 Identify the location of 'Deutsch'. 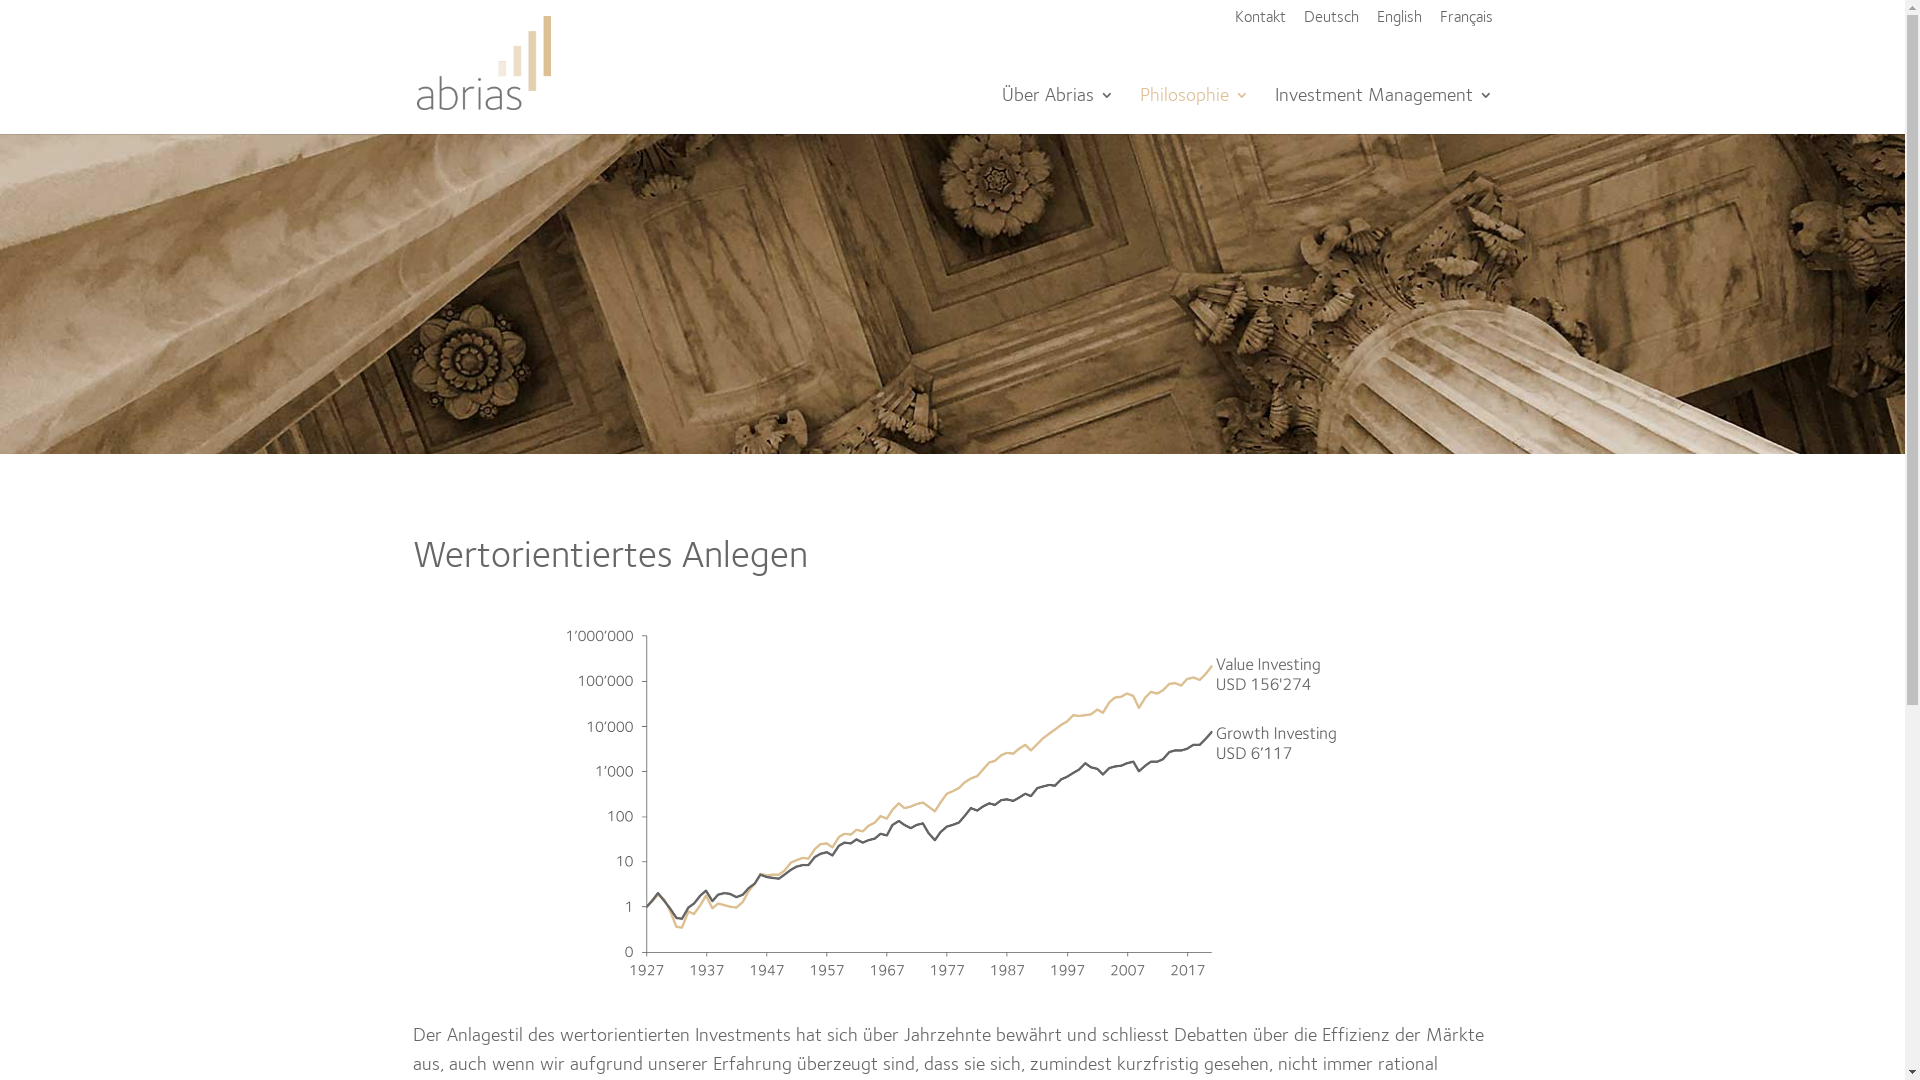
(1304, 24).